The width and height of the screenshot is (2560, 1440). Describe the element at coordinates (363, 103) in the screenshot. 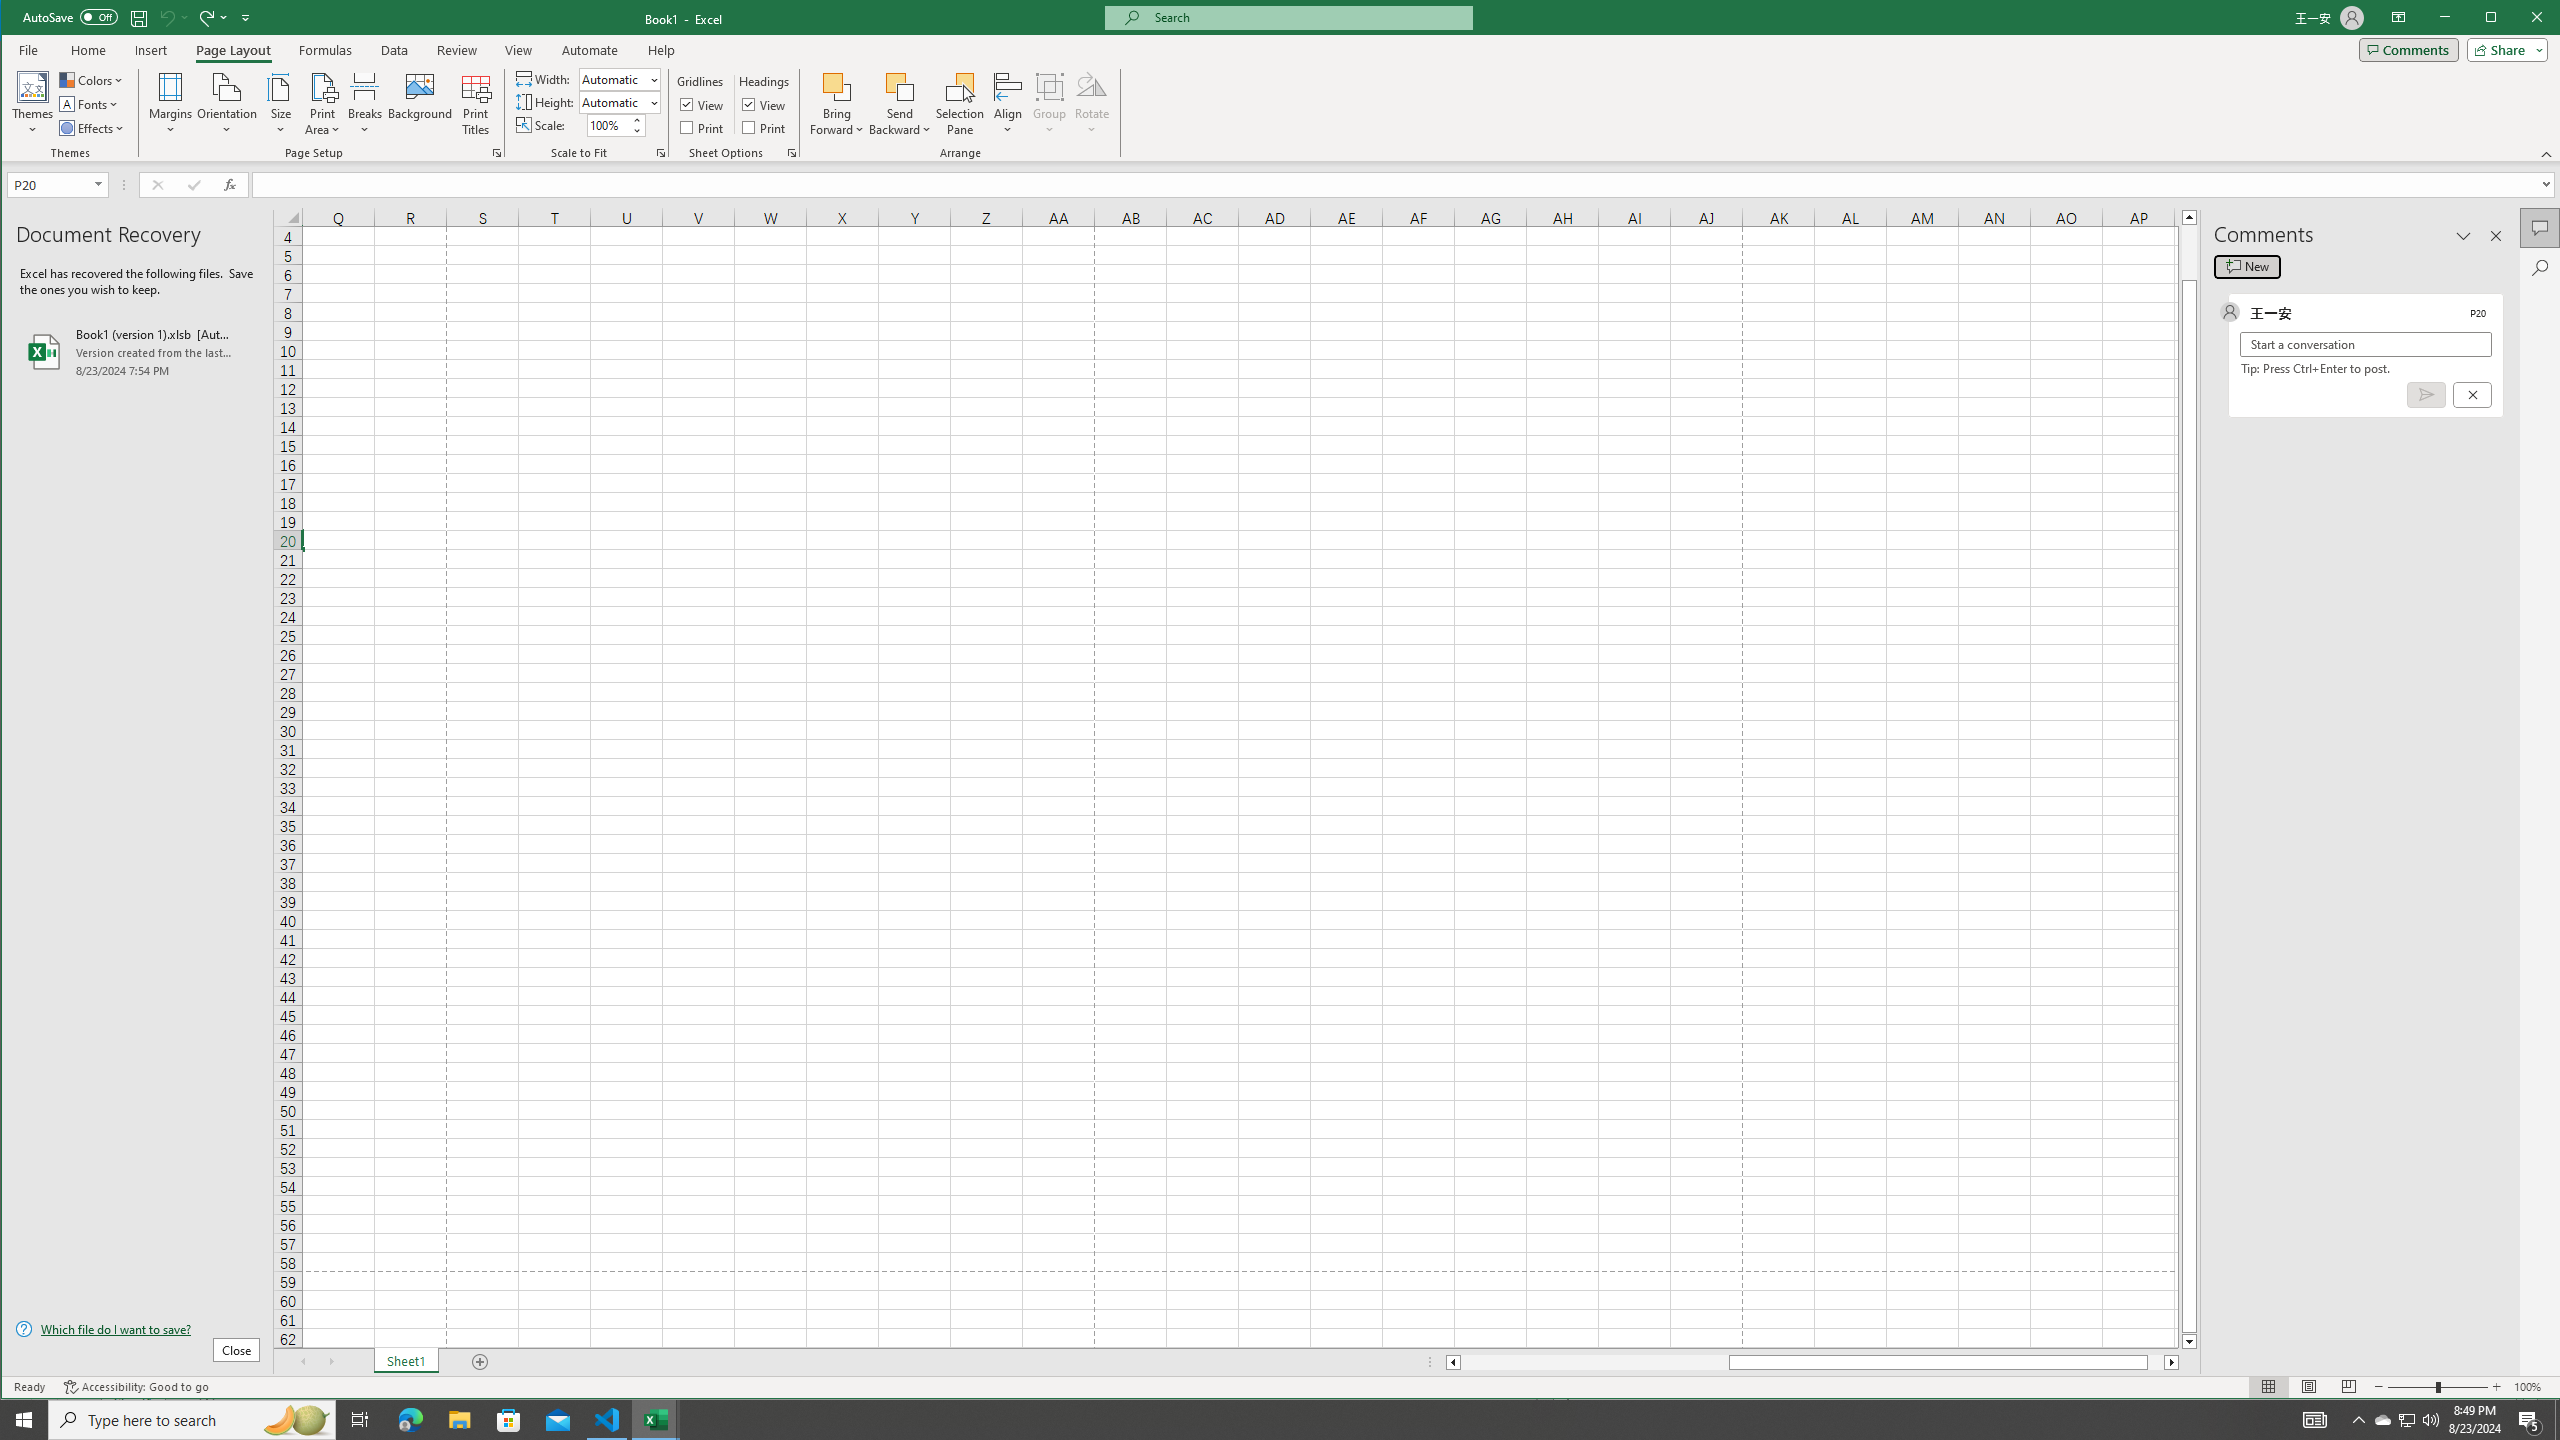

I see `'Breaks'` at that location.